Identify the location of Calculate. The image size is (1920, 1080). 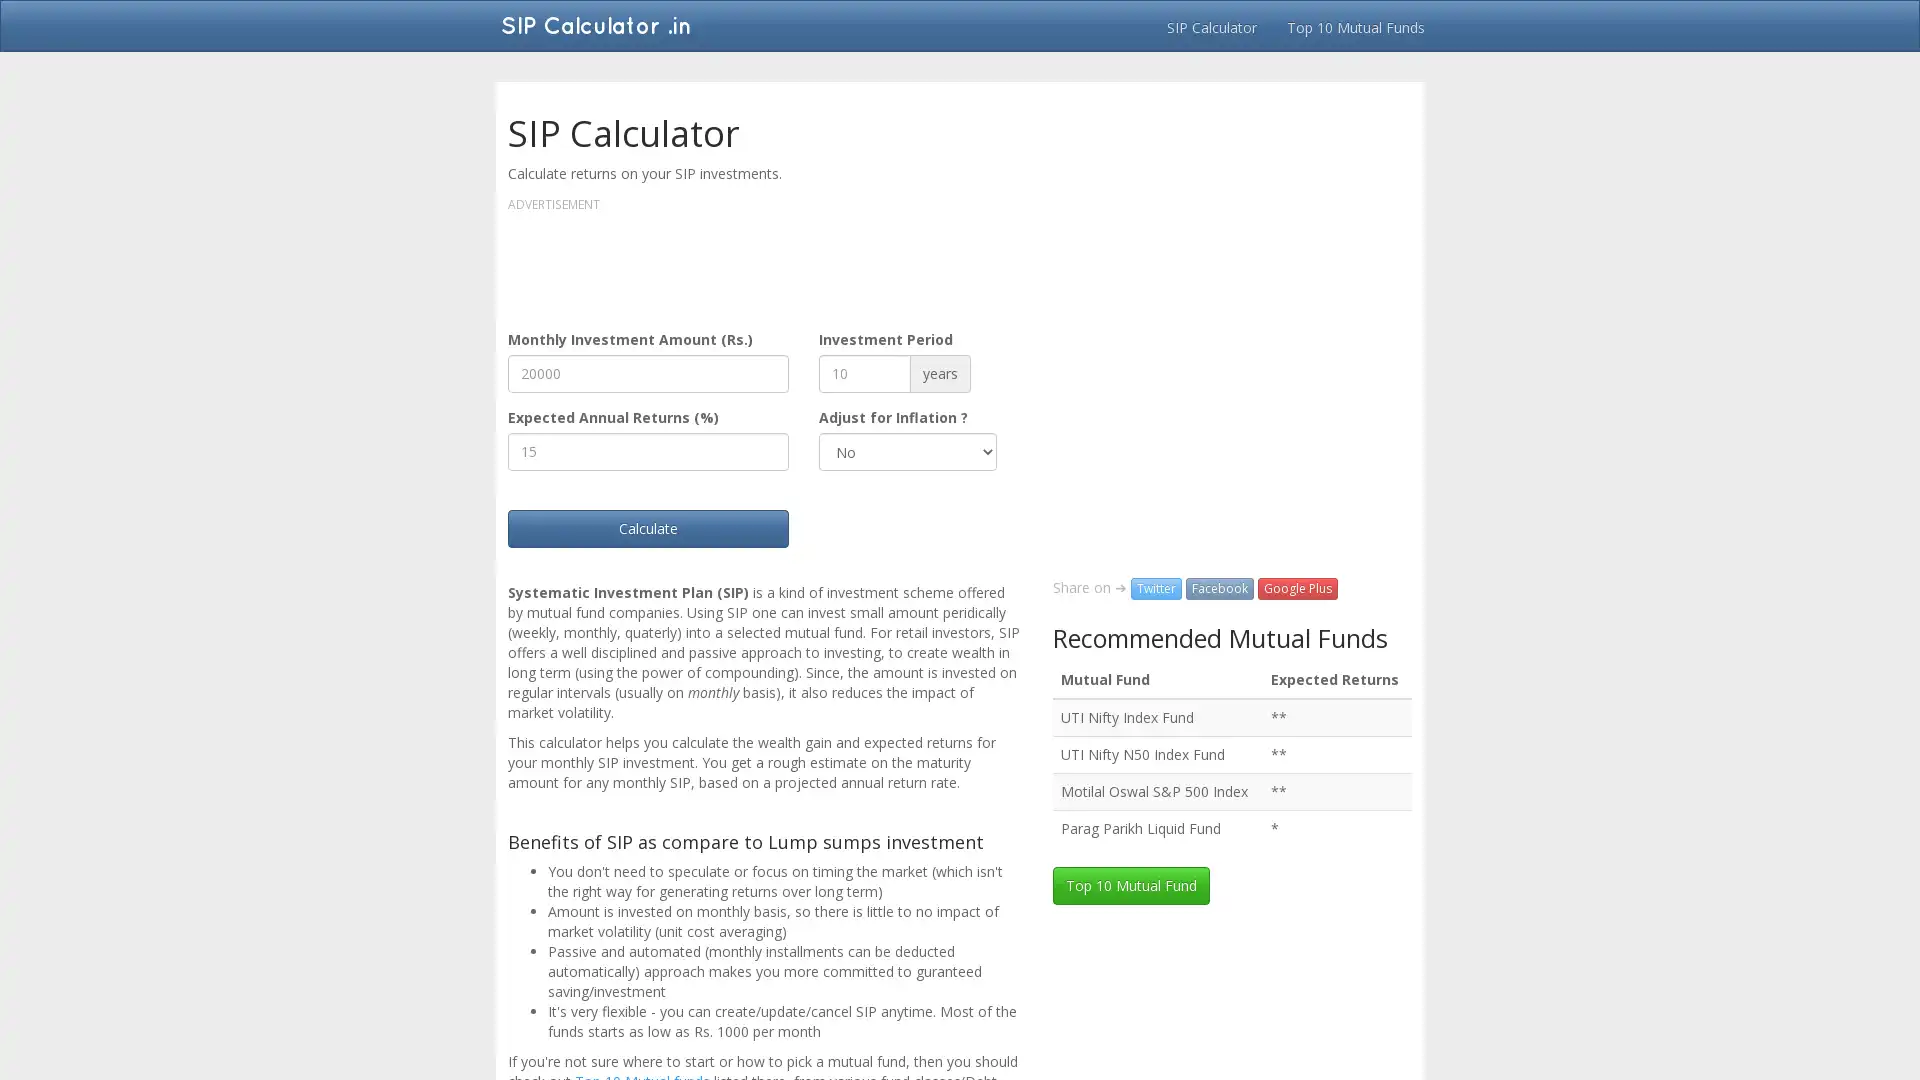
(648, 527).